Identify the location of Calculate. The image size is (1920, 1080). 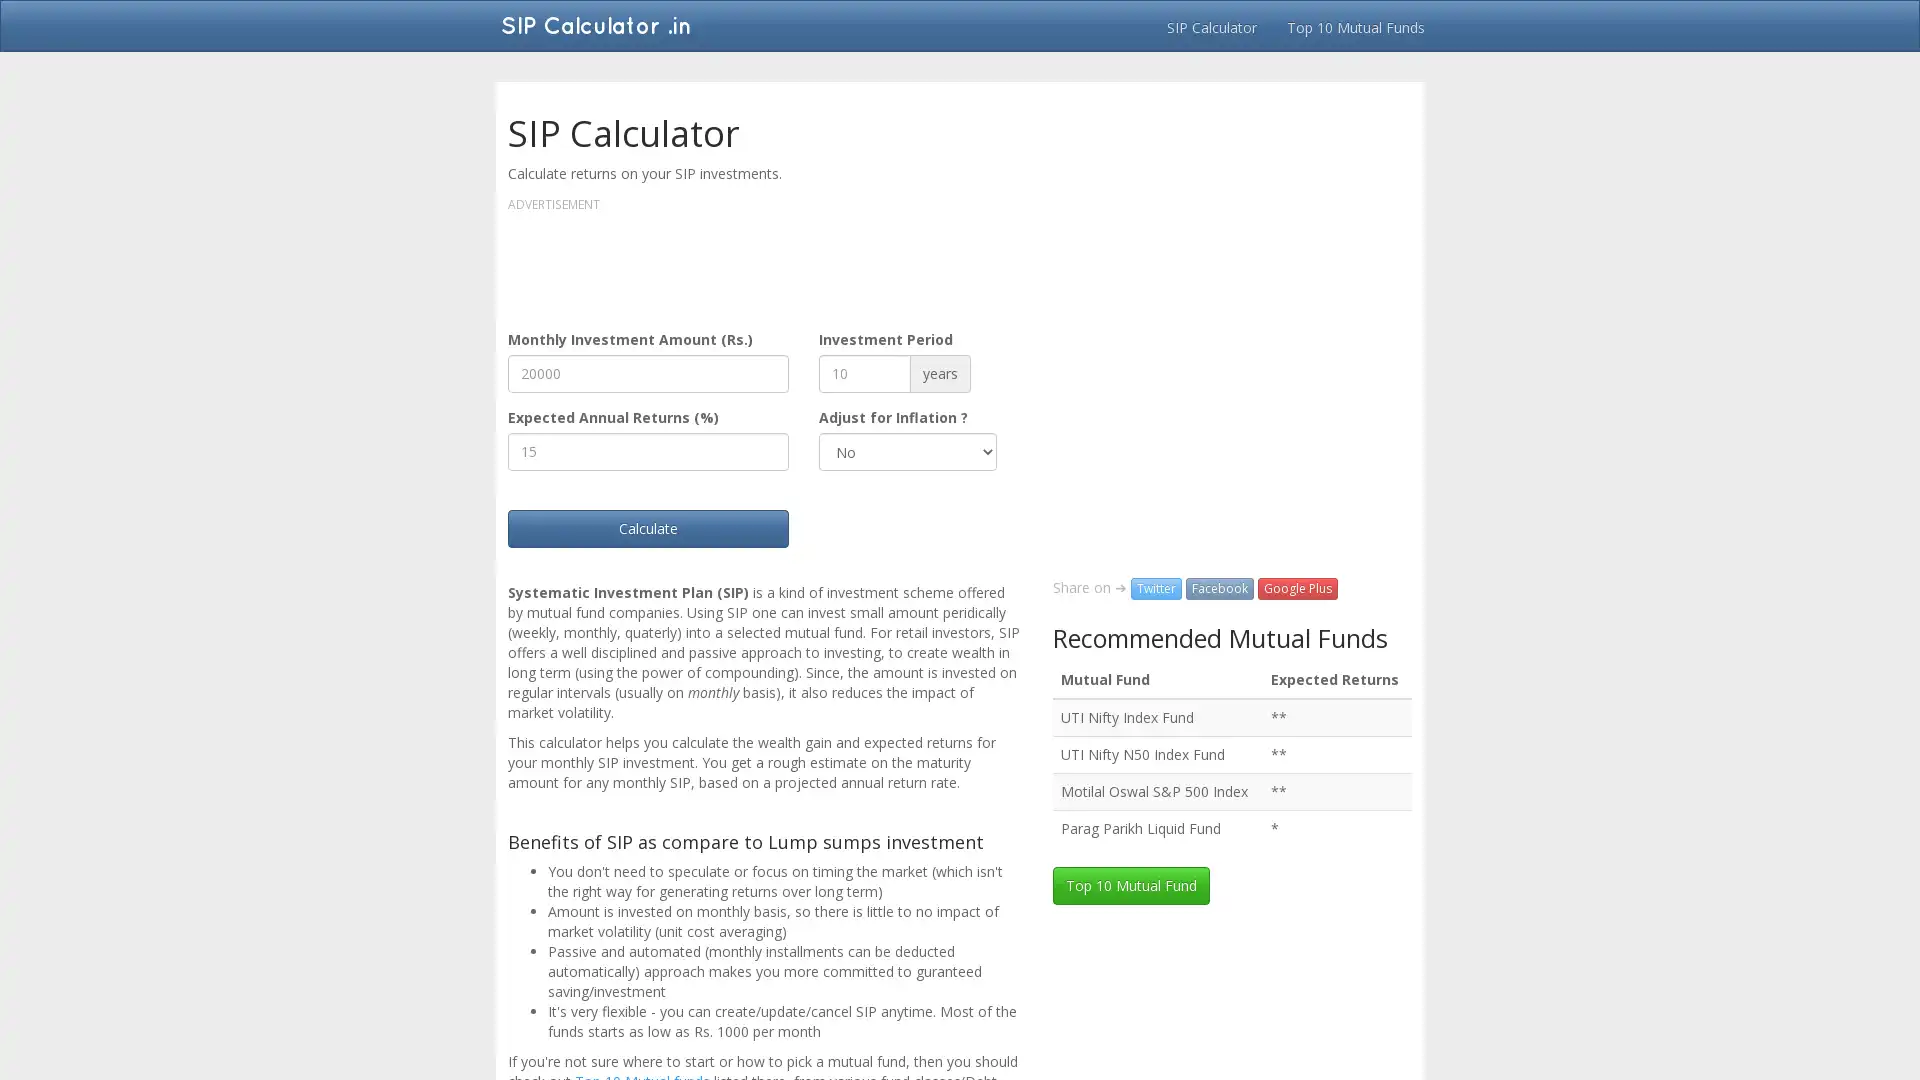
(648, 527).